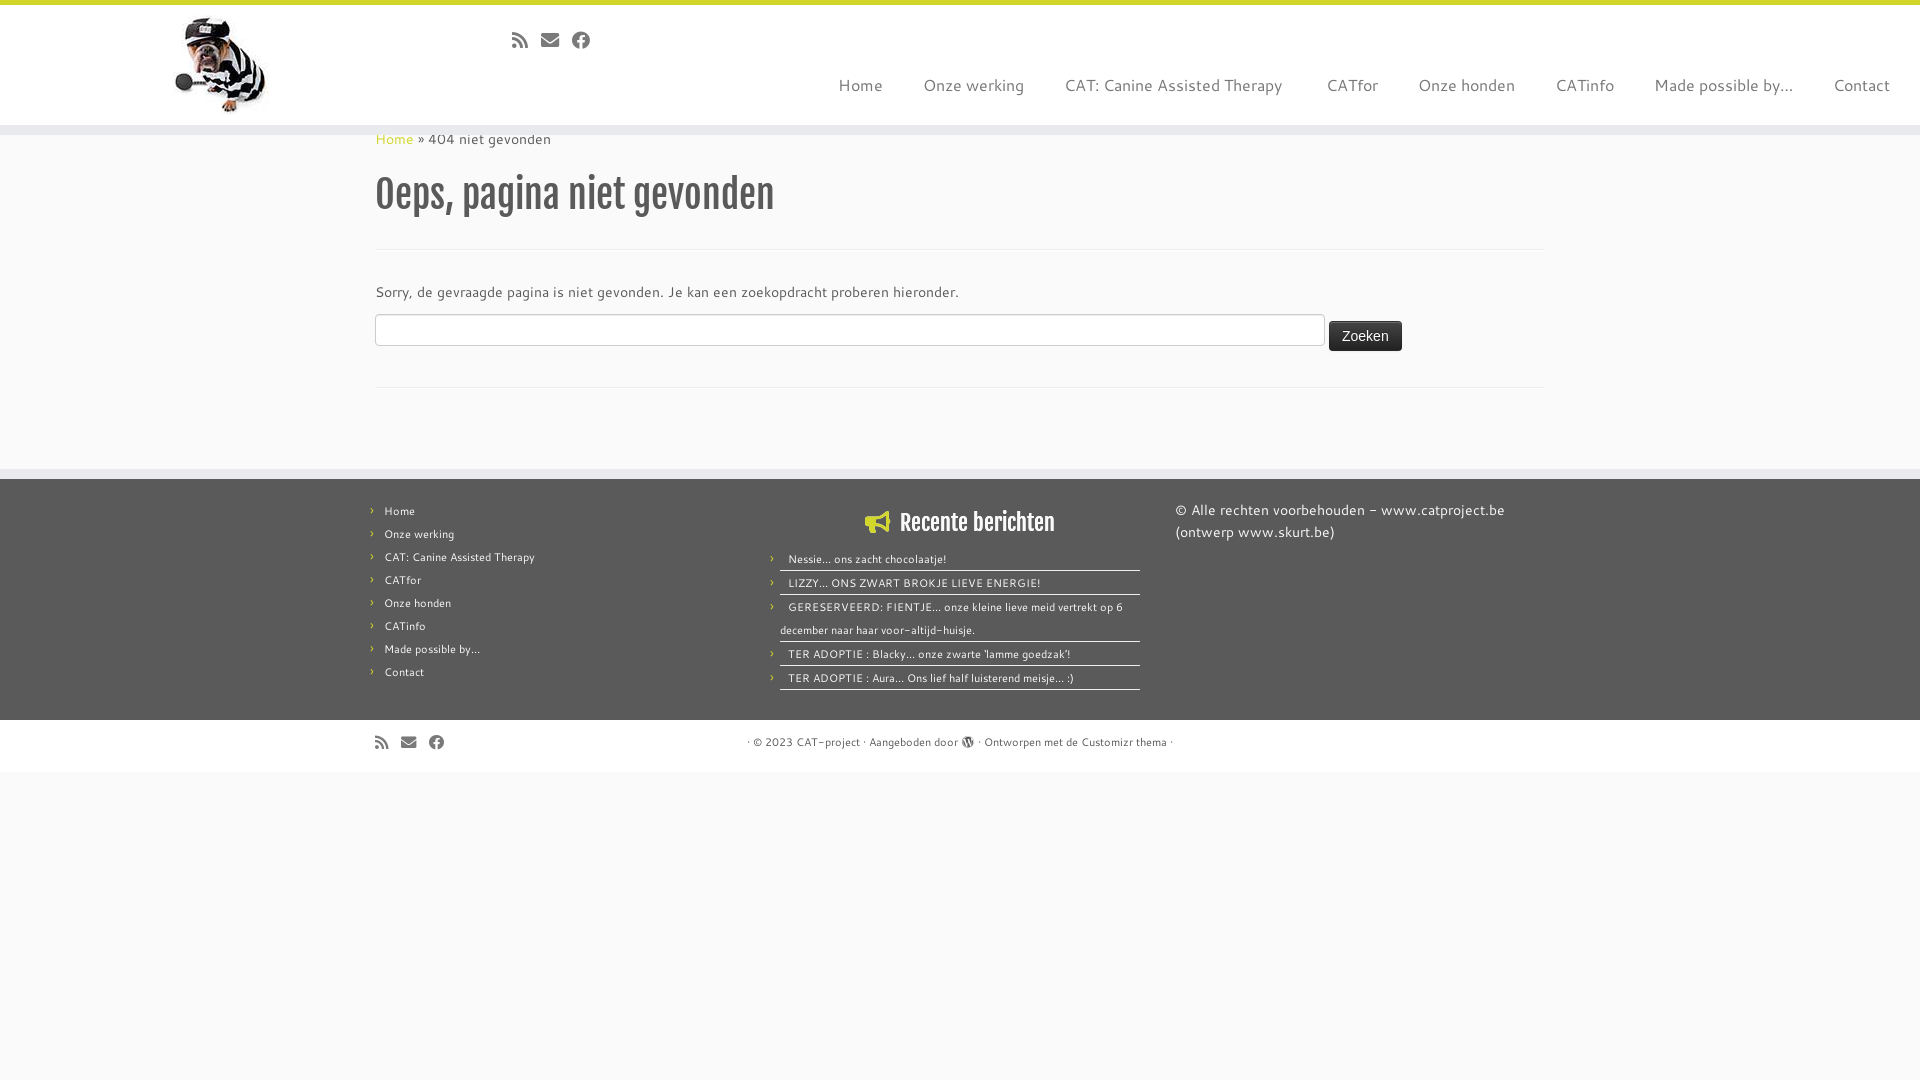  What do you see at coordinates (413, 742) in the screenshot?
I see `'E-mail'` at bounding box center [413, 742].